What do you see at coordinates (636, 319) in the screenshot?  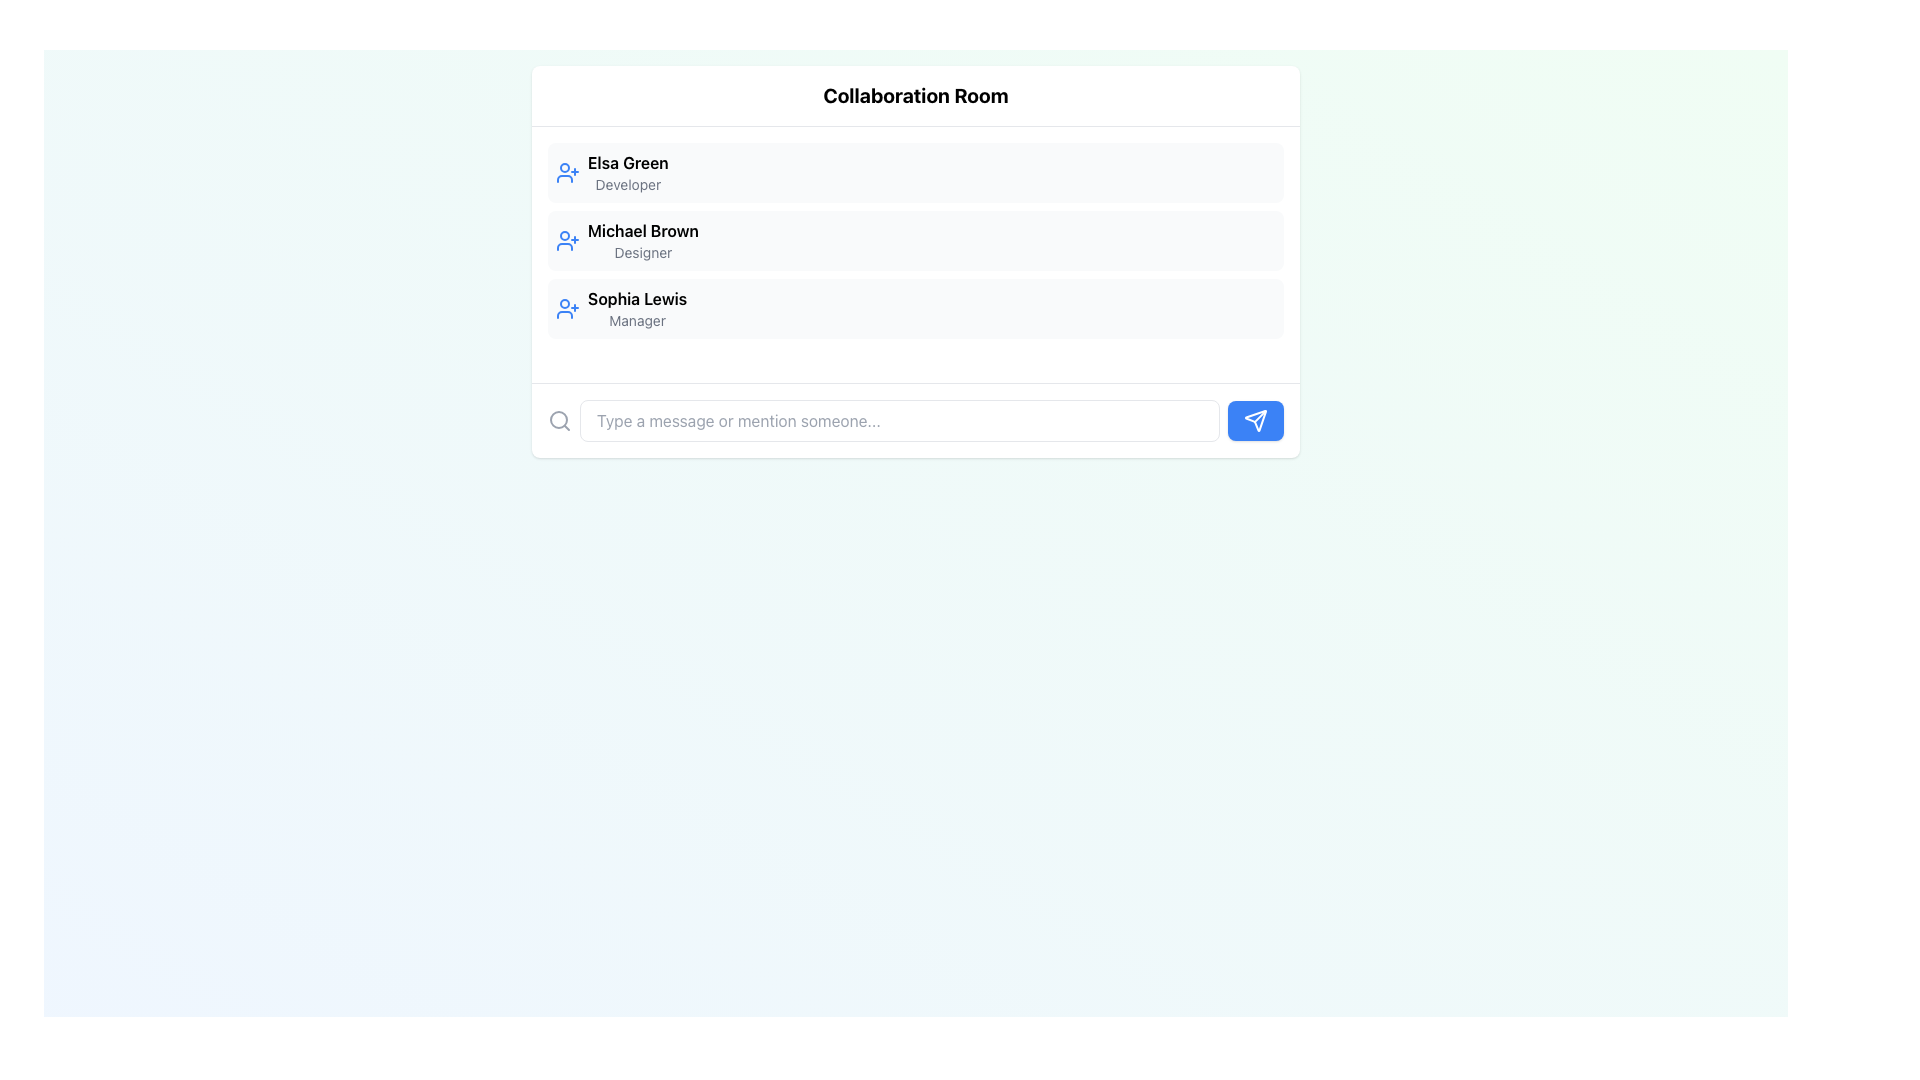 I see `the text label displaying 'Manager' located below 'Sophia Lewis' in the list` at bounding box center [636, 319].